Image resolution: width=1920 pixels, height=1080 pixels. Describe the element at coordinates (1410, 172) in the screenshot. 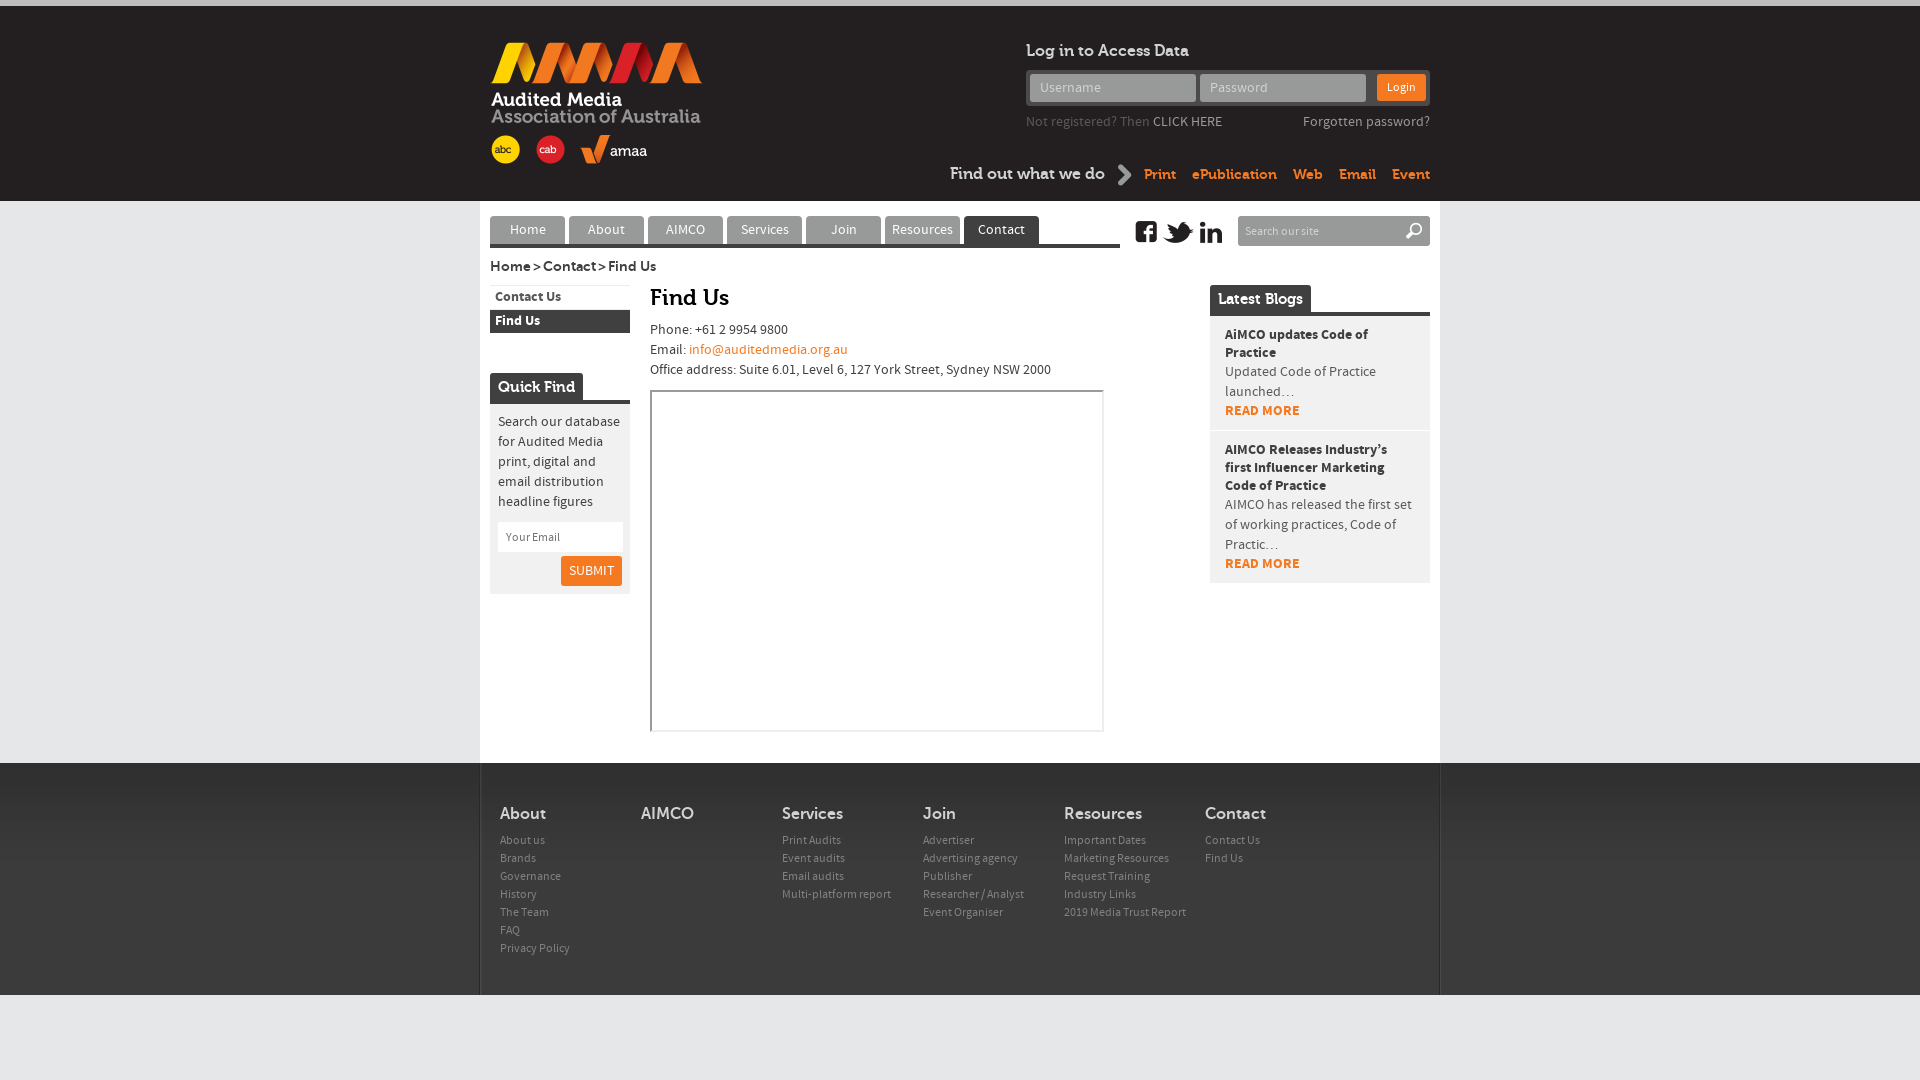

I see `'Event'` at that location.